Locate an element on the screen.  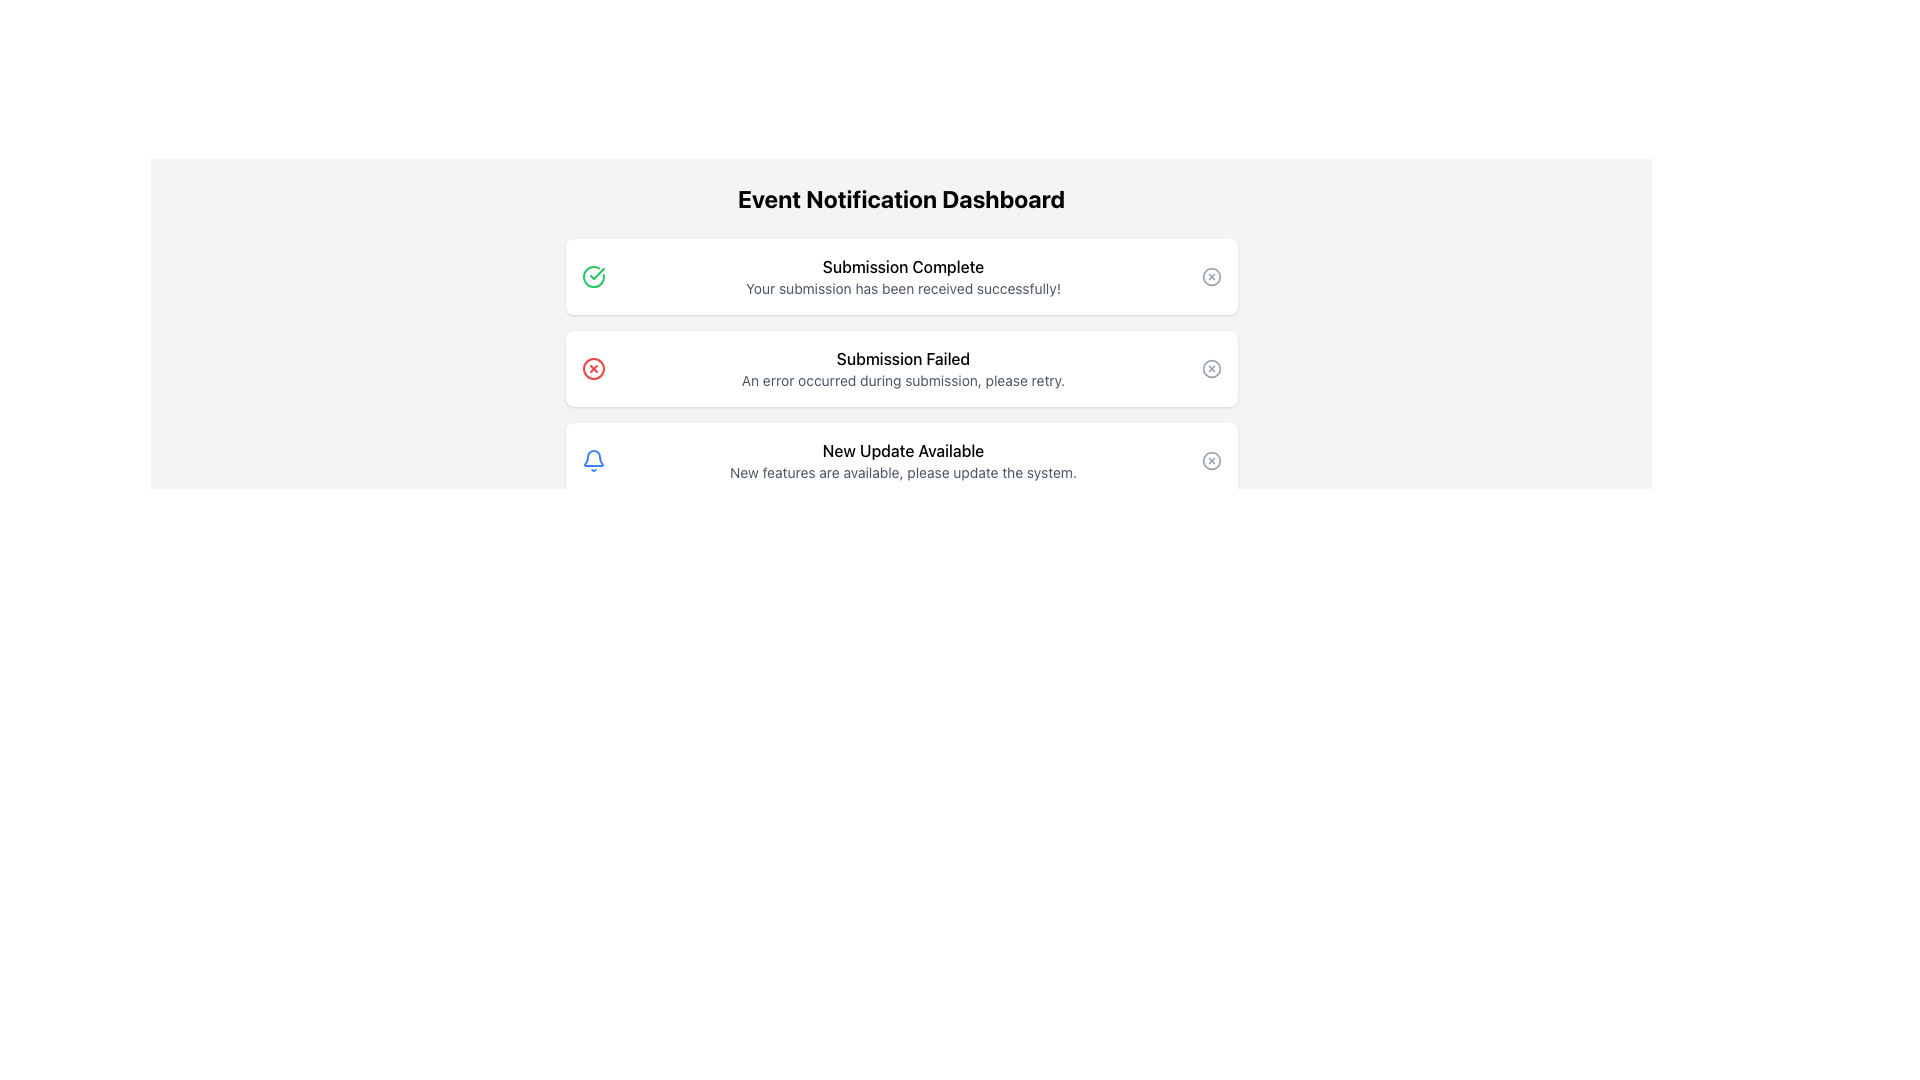
error message from the Notification box displaying 'Submission Failed' and additional info 'An error occurred during submission, please retry.' is located at coordinates (902, 369).